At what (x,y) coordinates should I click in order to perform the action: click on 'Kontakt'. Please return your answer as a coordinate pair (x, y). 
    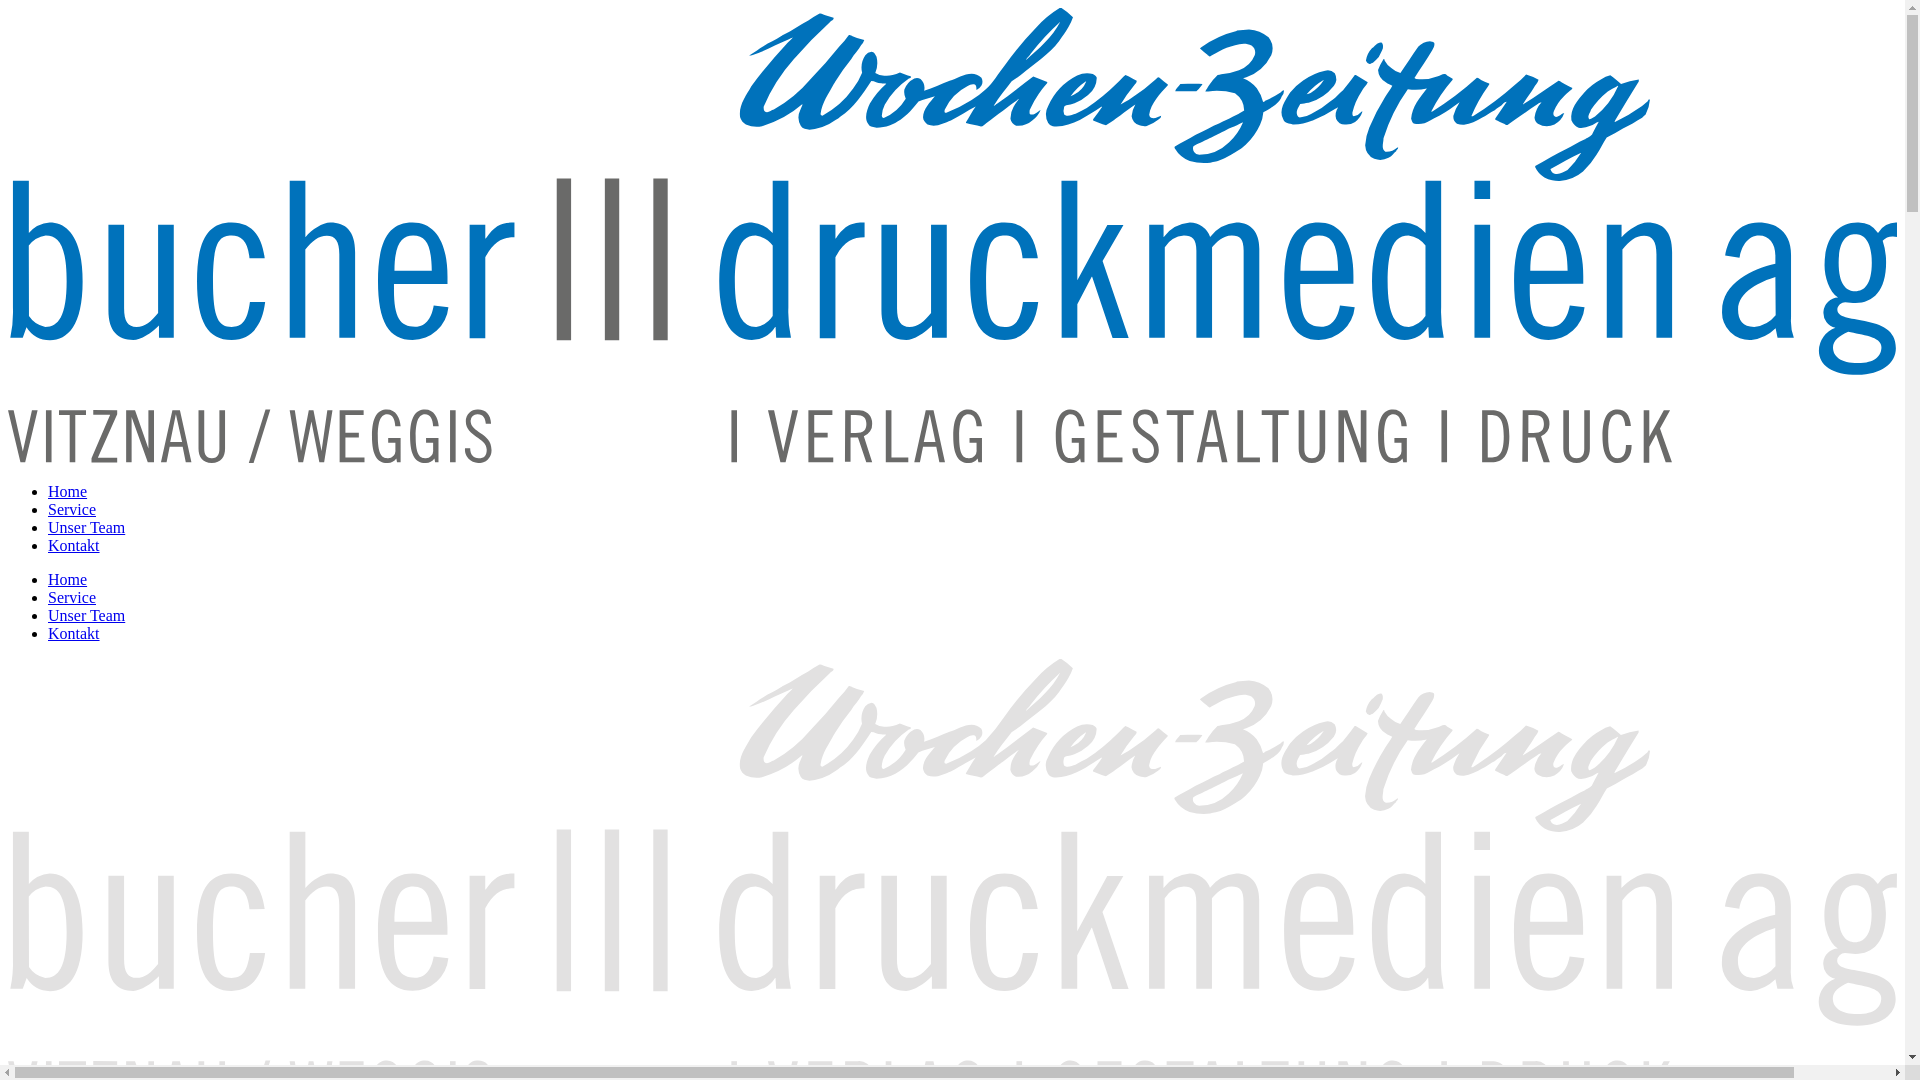
    Looking at the image, I should click on (73, 545).